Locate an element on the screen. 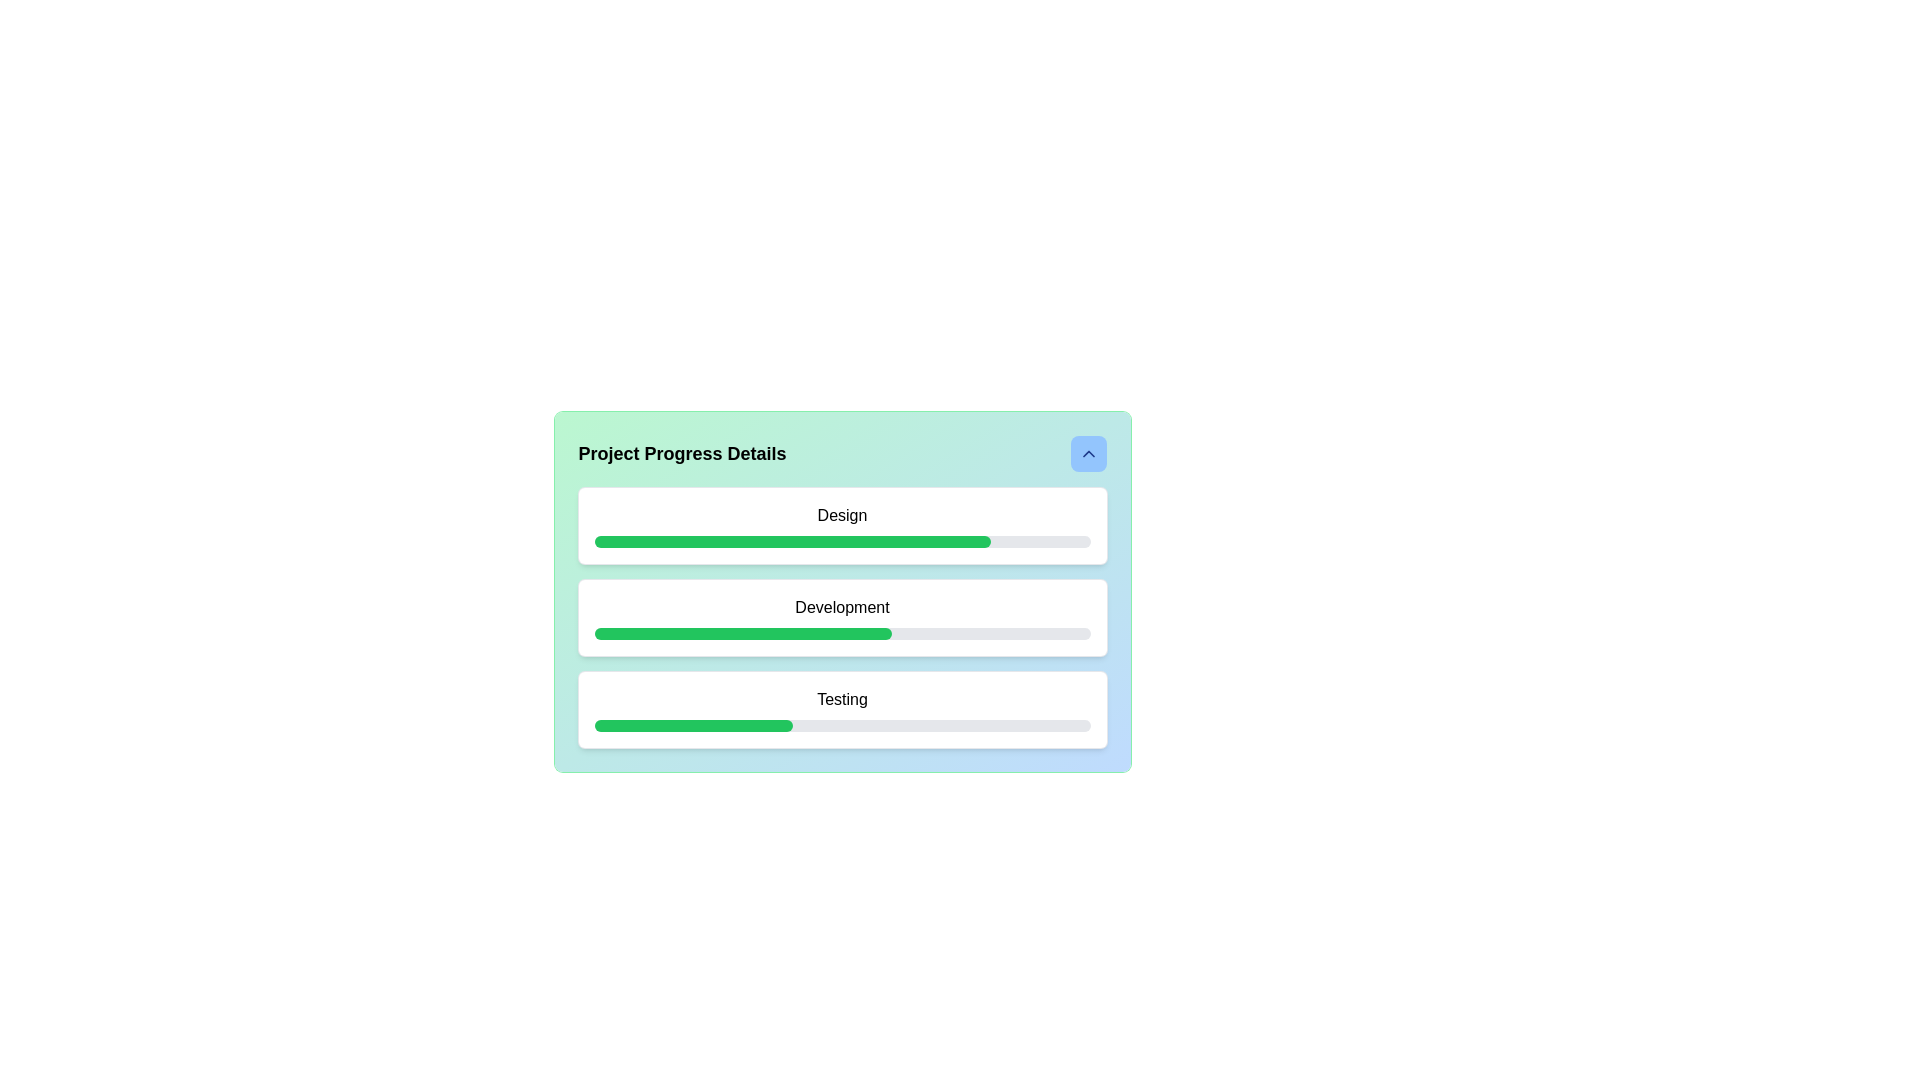 The image size is (1920, 1080). the leftmost 80% progress bar segment under the 'Design' label in the first row of the vertically stacked layout is located at coordinates (791, 542).